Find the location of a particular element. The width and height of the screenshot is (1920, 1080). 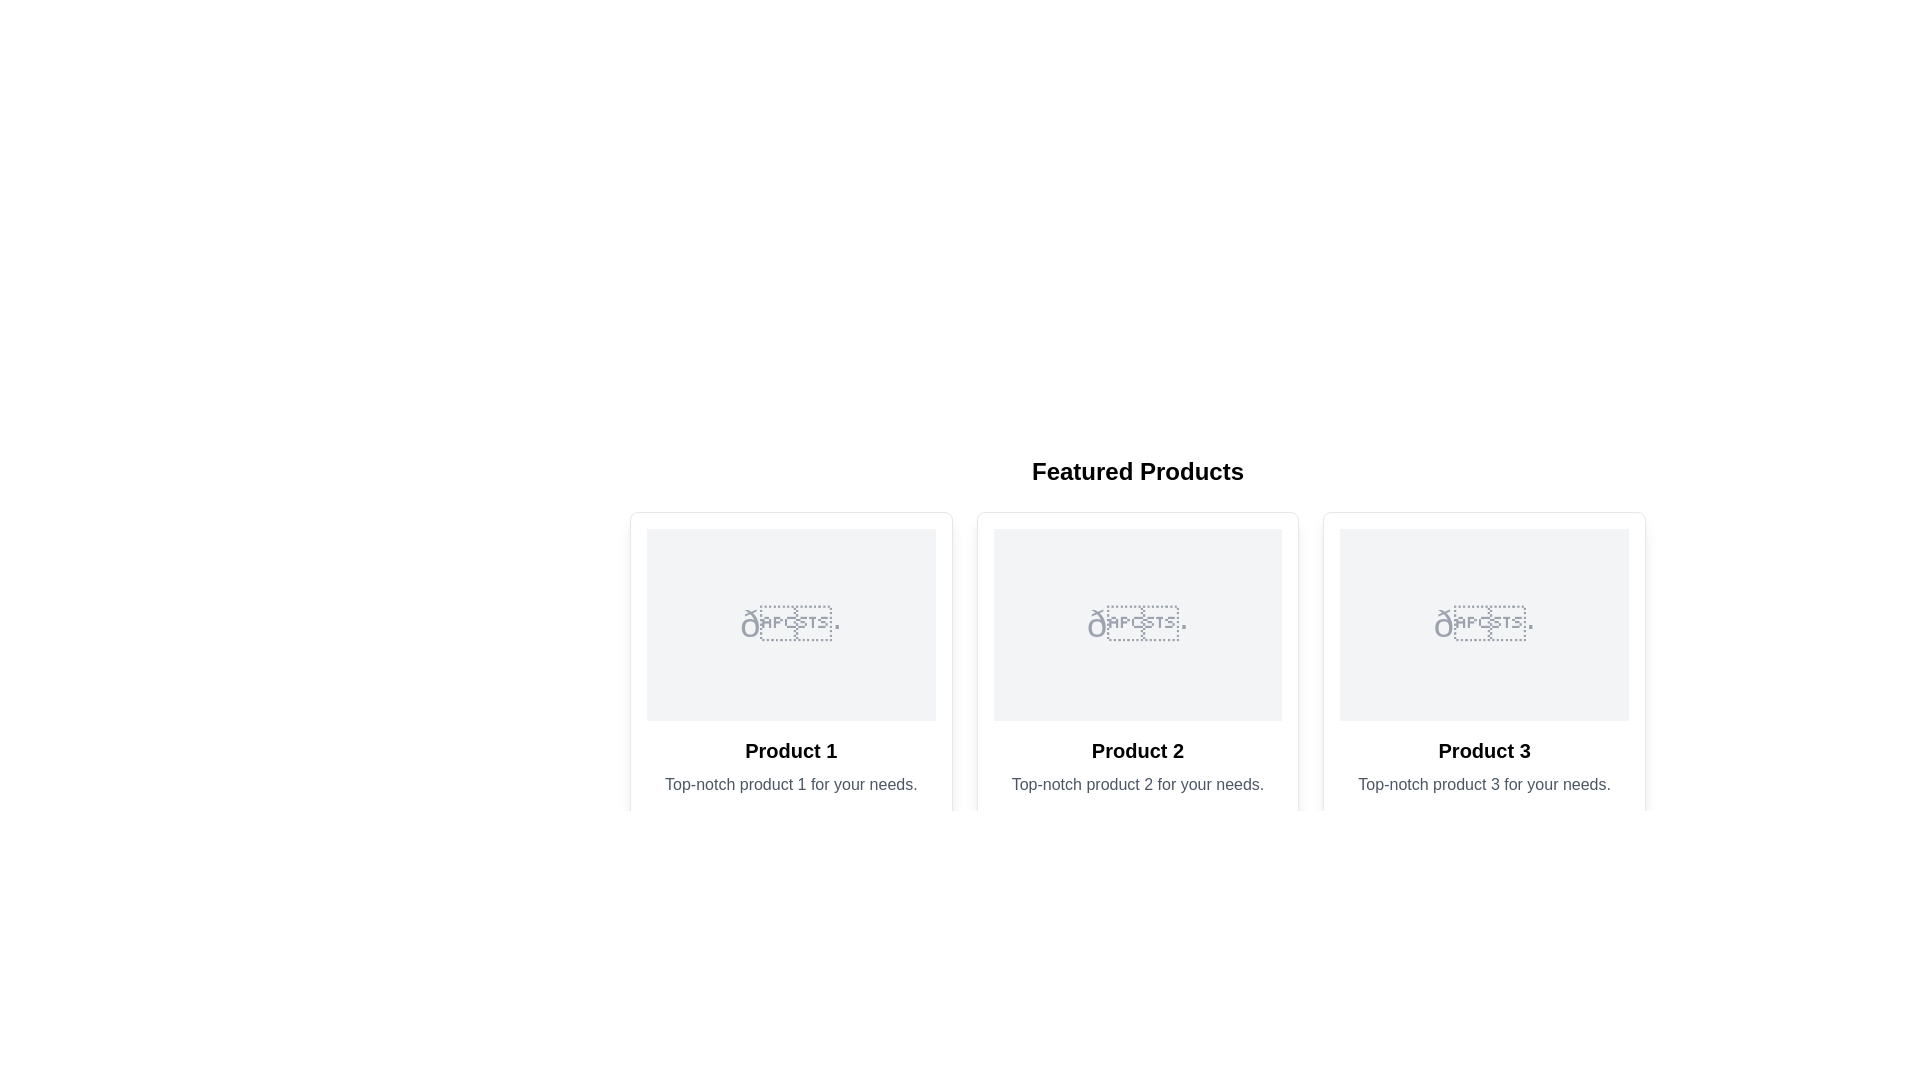

the descriptive subtitle text label located at the bottom of the first product card, which summarizes the product's qualities and purpose is located at coordinates (790, 784).